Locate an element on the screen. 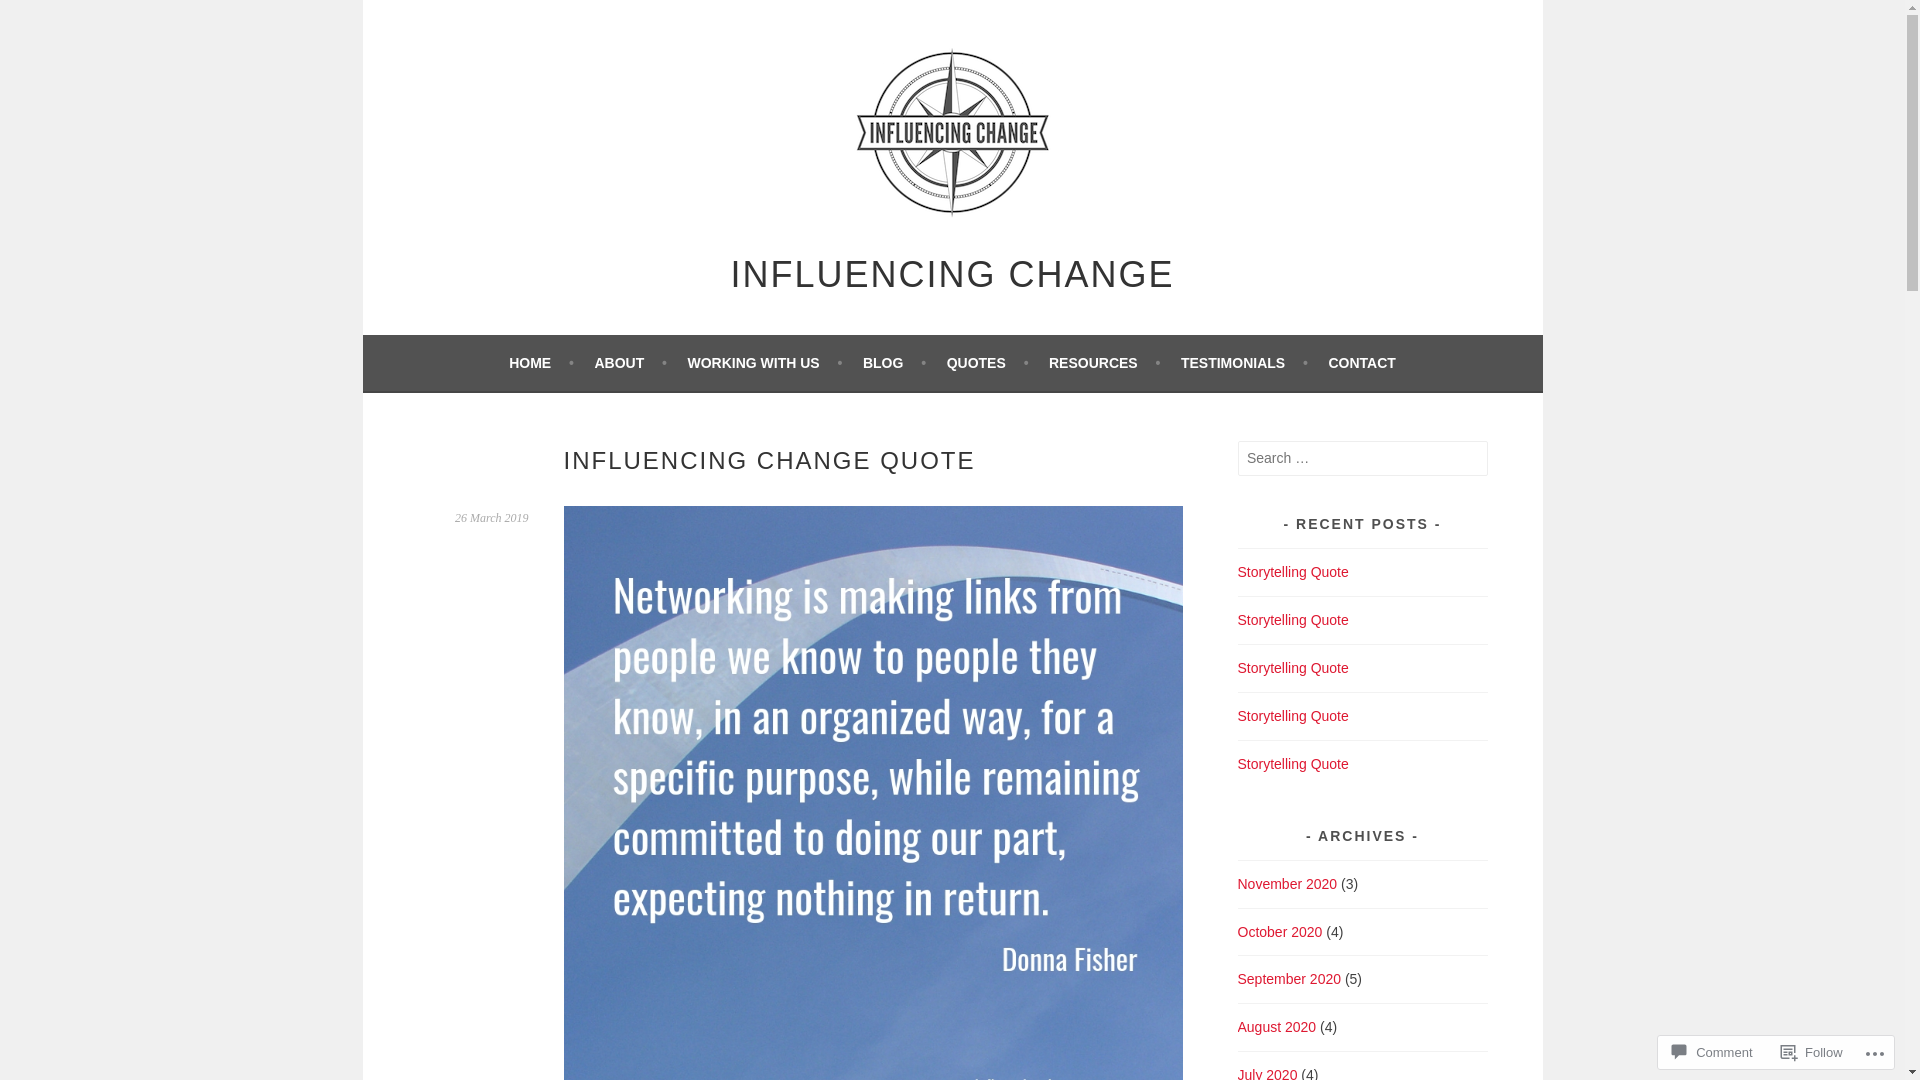 This screenshot has width=1920, height=1080. '26 March 2019' is located at coordinates (491, 516).